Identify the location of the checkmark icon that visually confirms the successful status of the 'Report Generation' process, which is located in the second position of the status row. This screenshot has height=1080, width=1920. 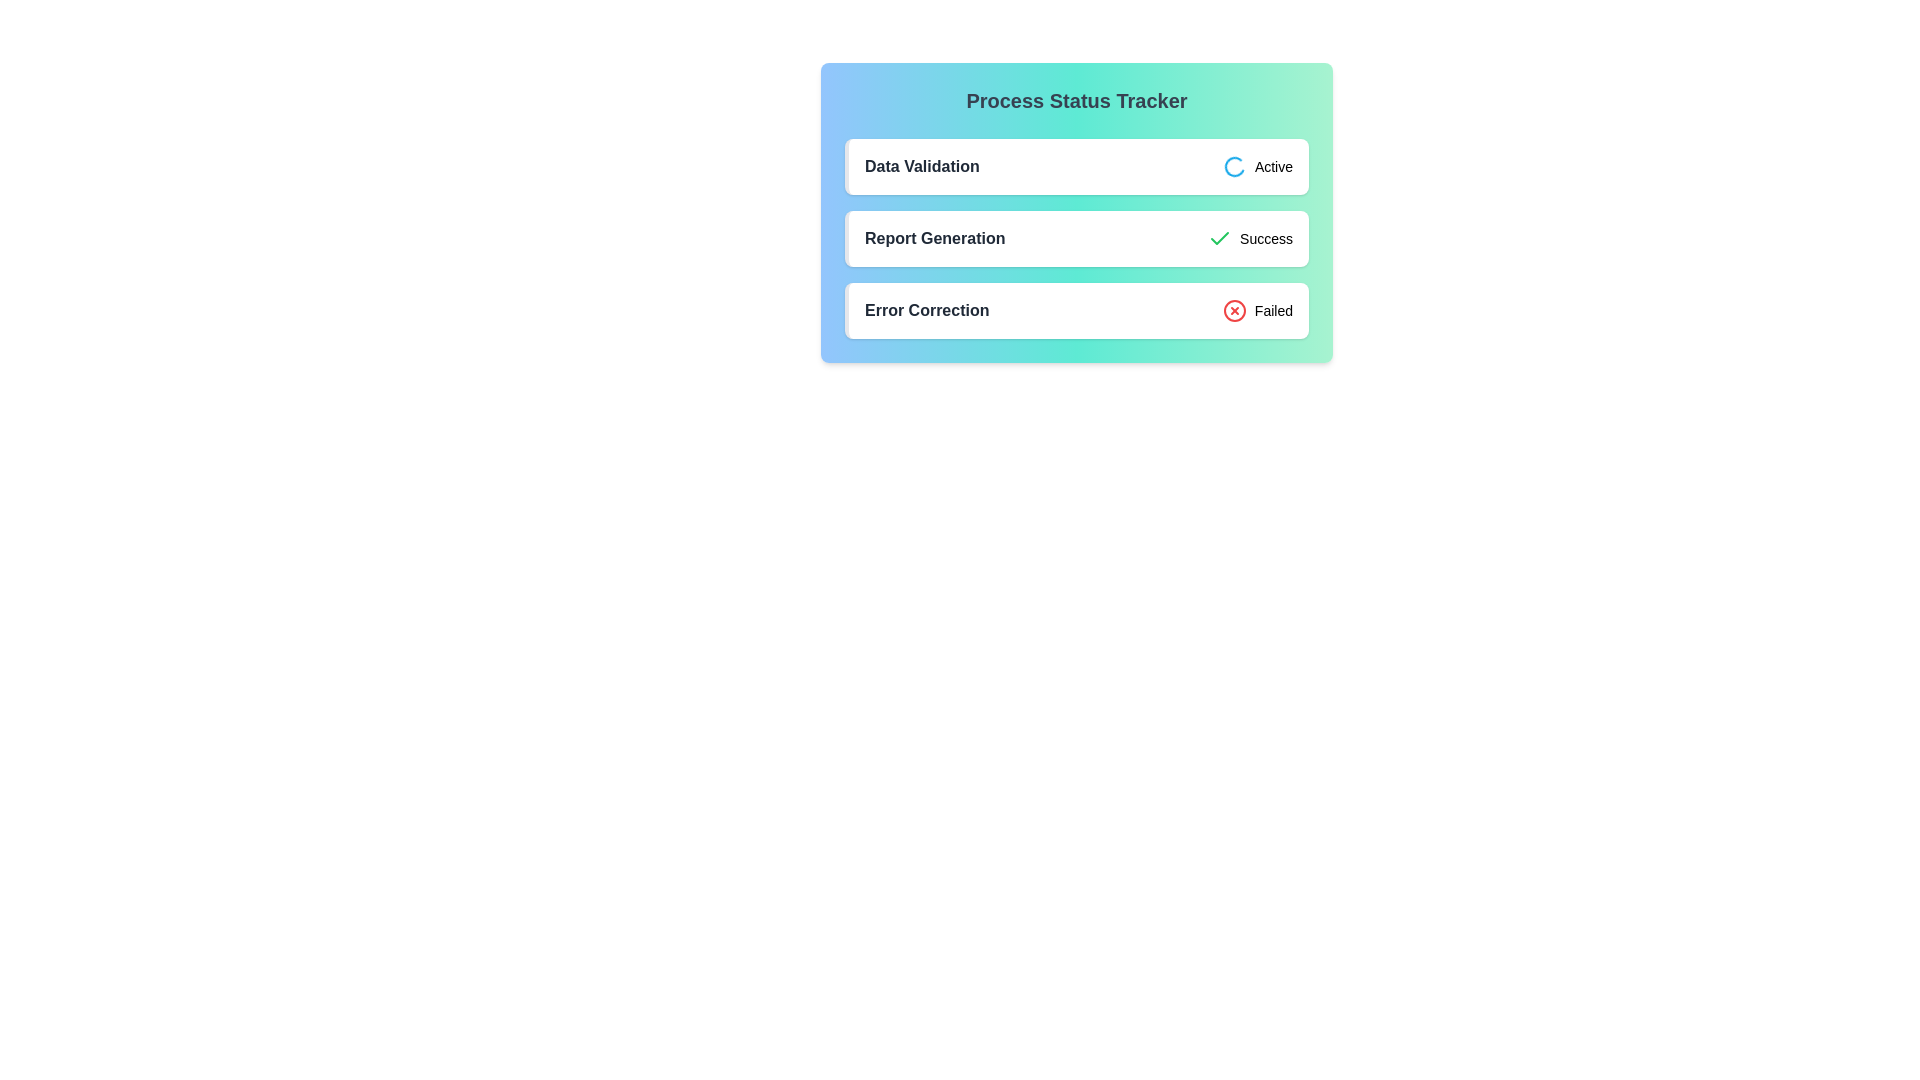
(1219, 237).